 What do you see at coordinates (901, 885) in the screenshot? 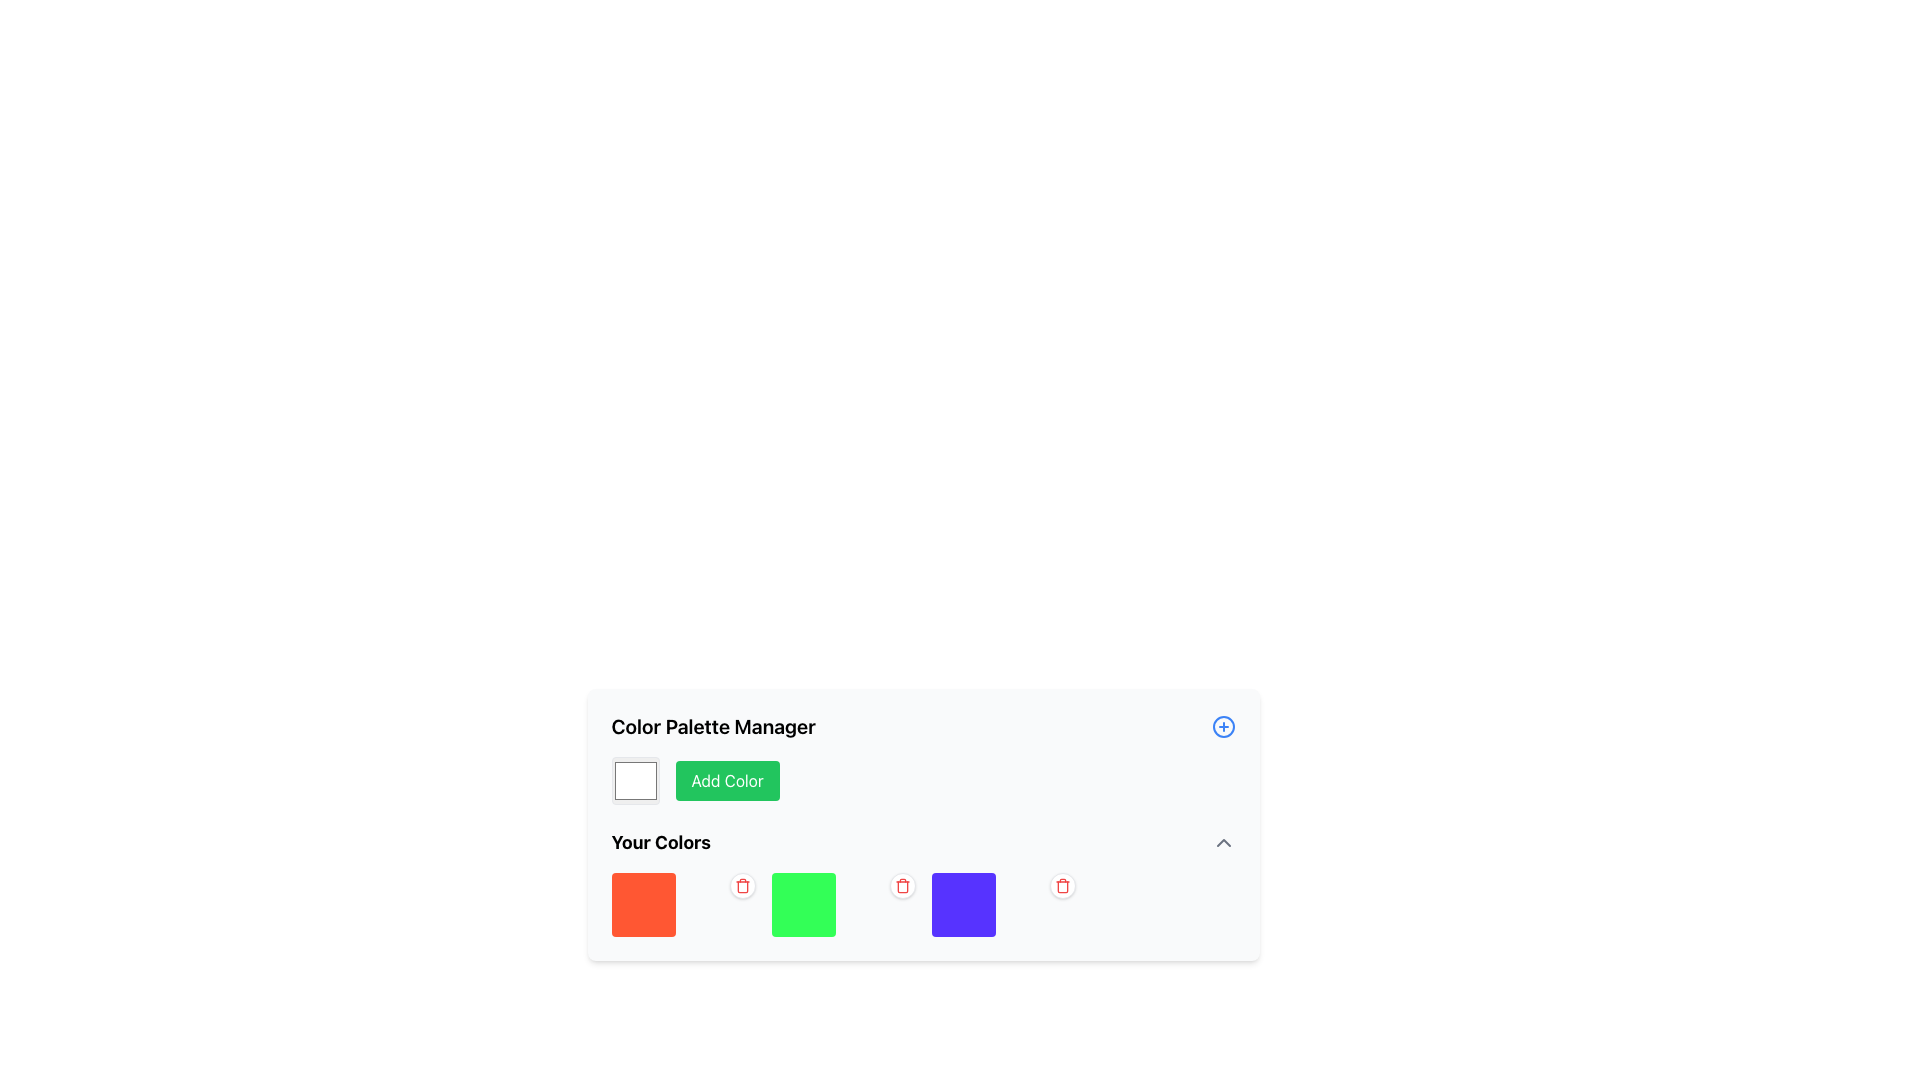
I see `the second red trash can icon under the 'Your Colors' section` at bounding box center [901, 885].